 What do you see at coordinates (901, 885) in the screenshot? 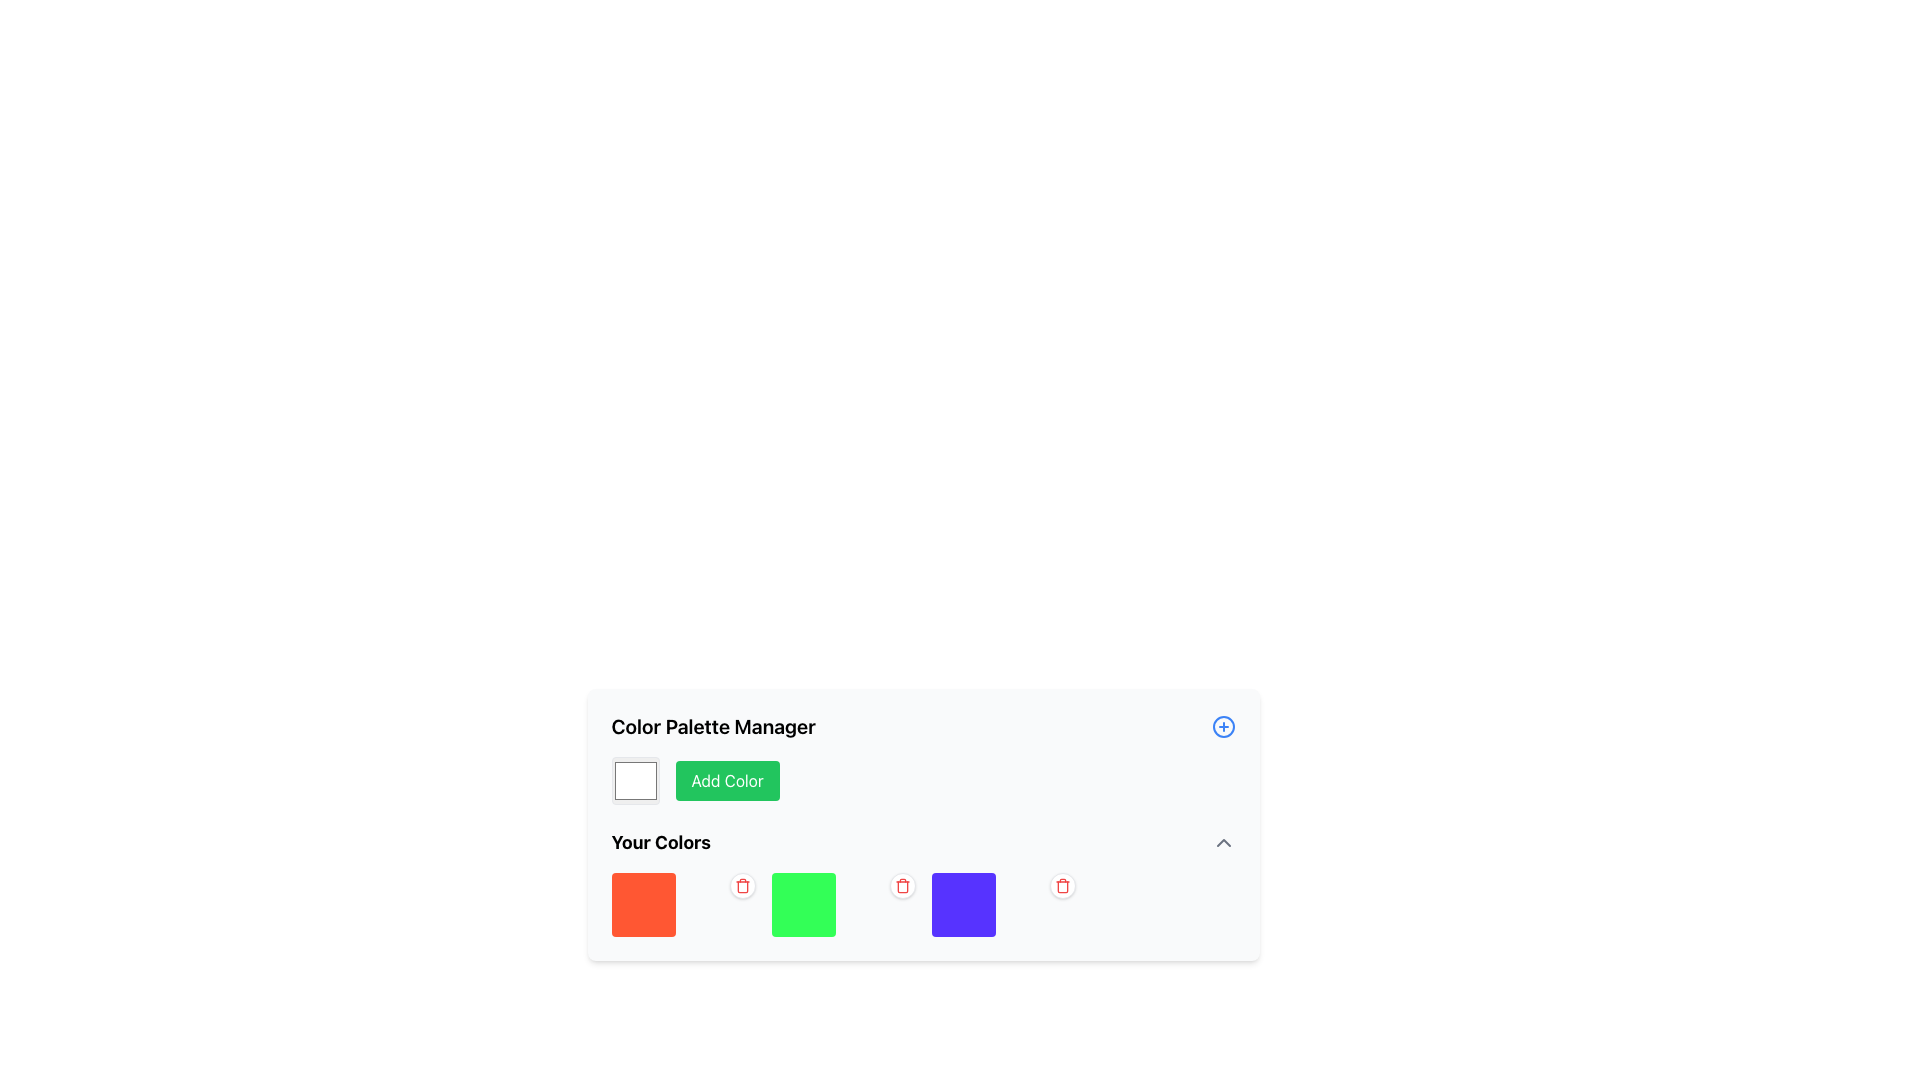
I see `the second red trash can icon under the 'Your Colors' section` at bounding box center [901, 885].